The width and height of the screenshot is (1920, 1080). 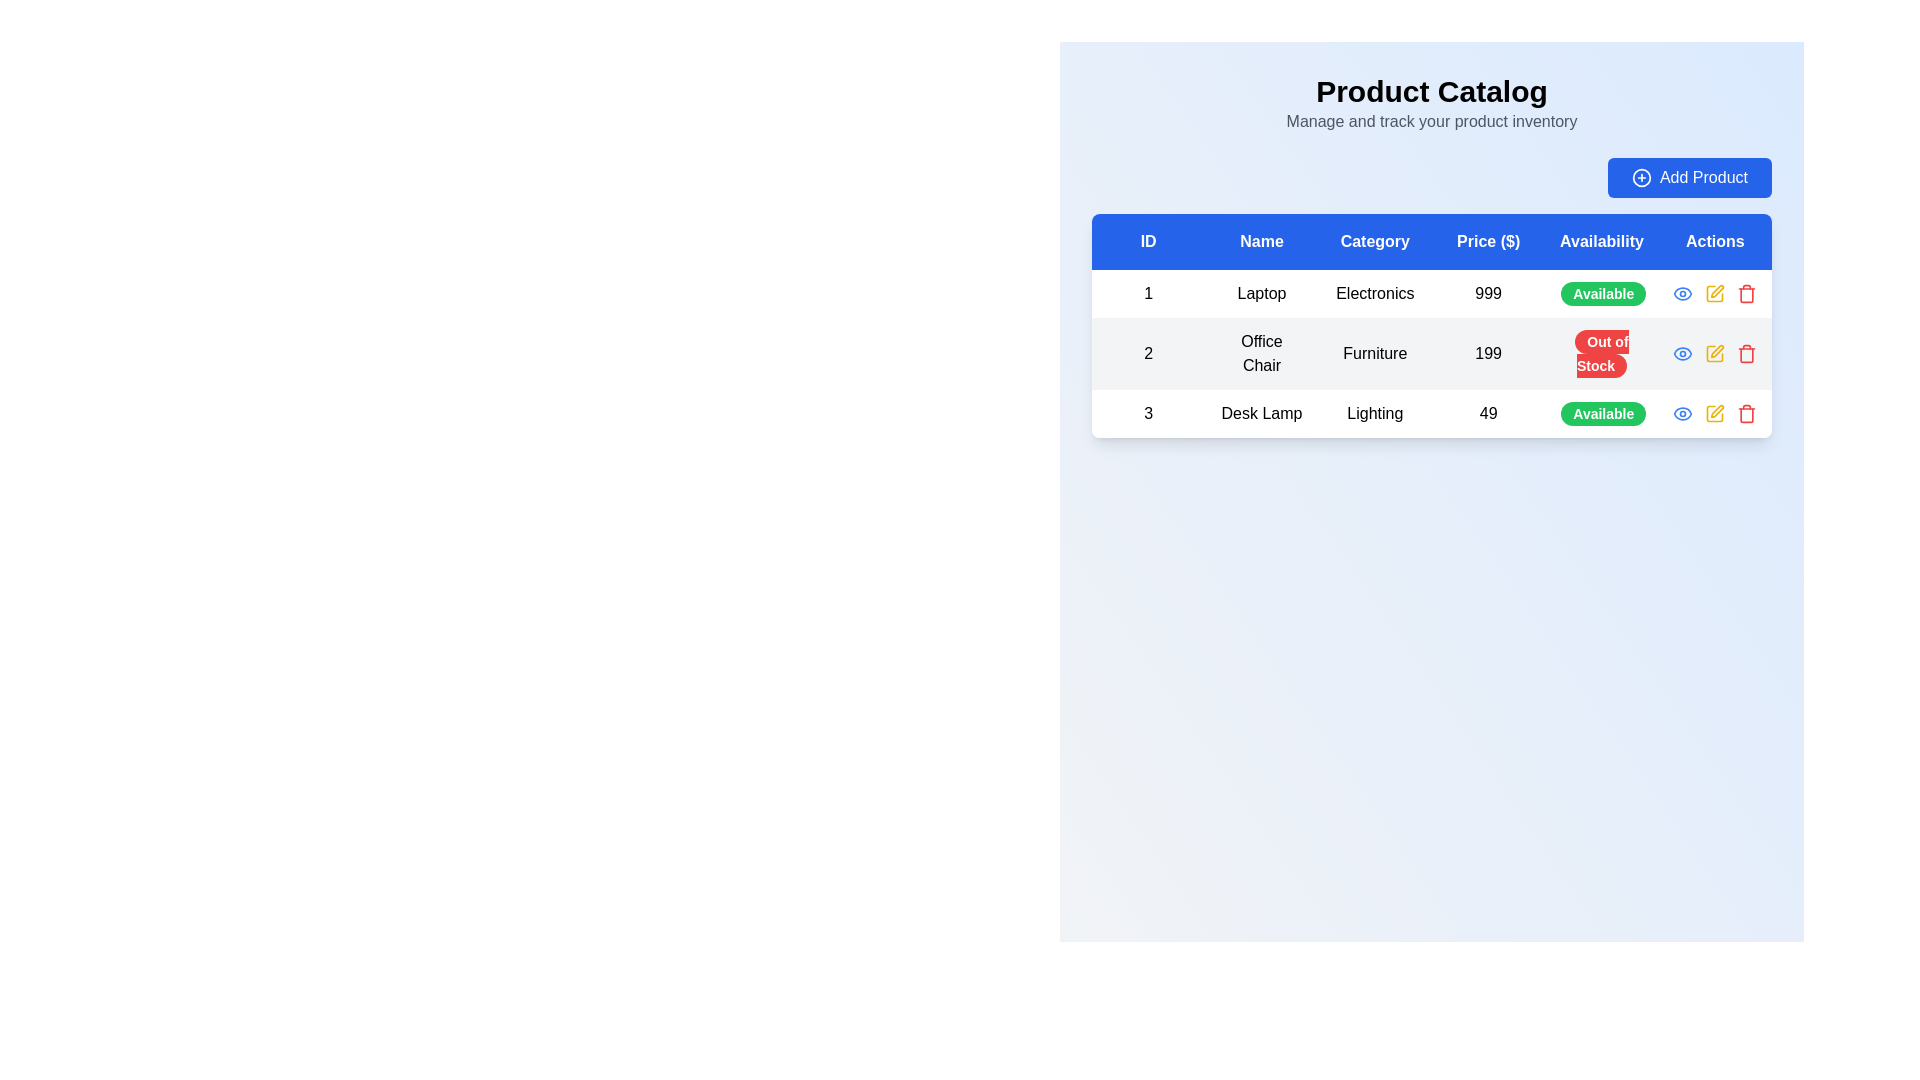 I want to click on displayed text in the 'ID' column of the 'Product Catalog' table, specifically located in the third row, so click(x=1148, y=412).